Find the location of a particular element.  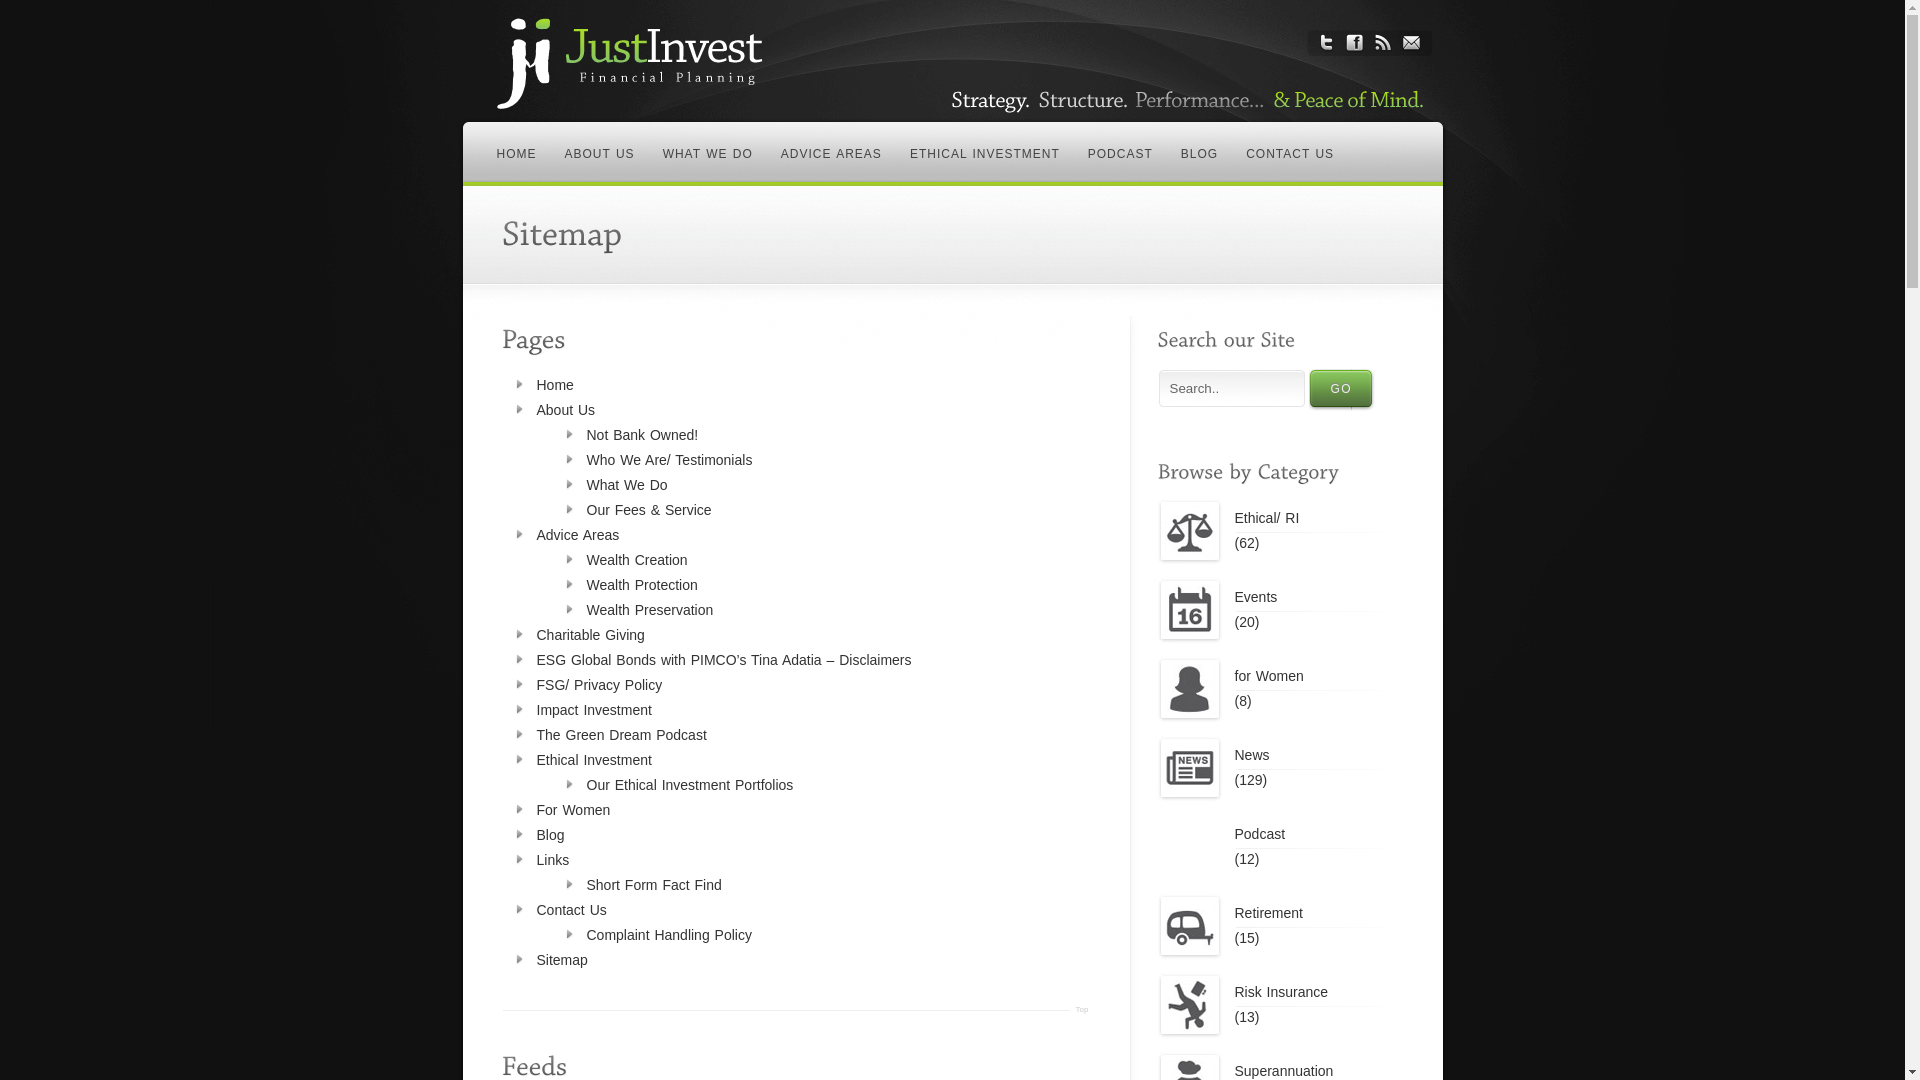

'ADVICE AREAS' is located at coordinates (831, 153).